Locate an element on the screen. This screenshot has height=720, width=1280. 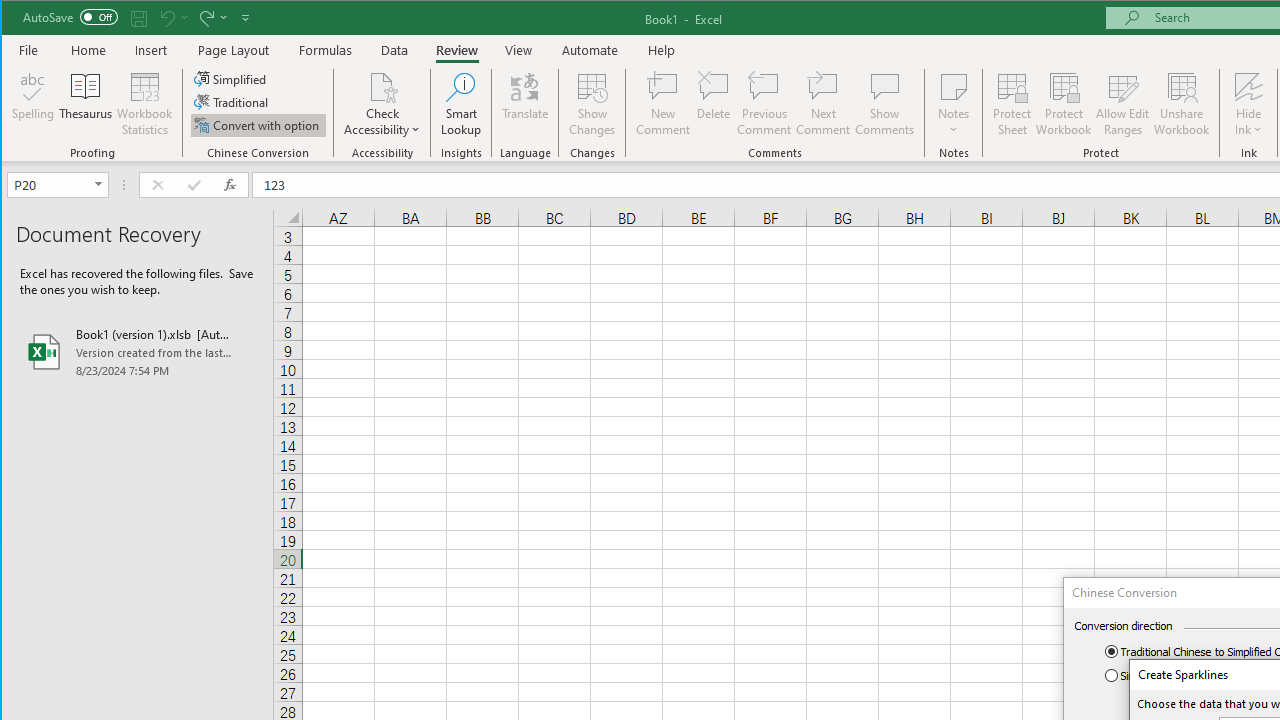
'Smart Lookup' is located at coordinates (460, 104).